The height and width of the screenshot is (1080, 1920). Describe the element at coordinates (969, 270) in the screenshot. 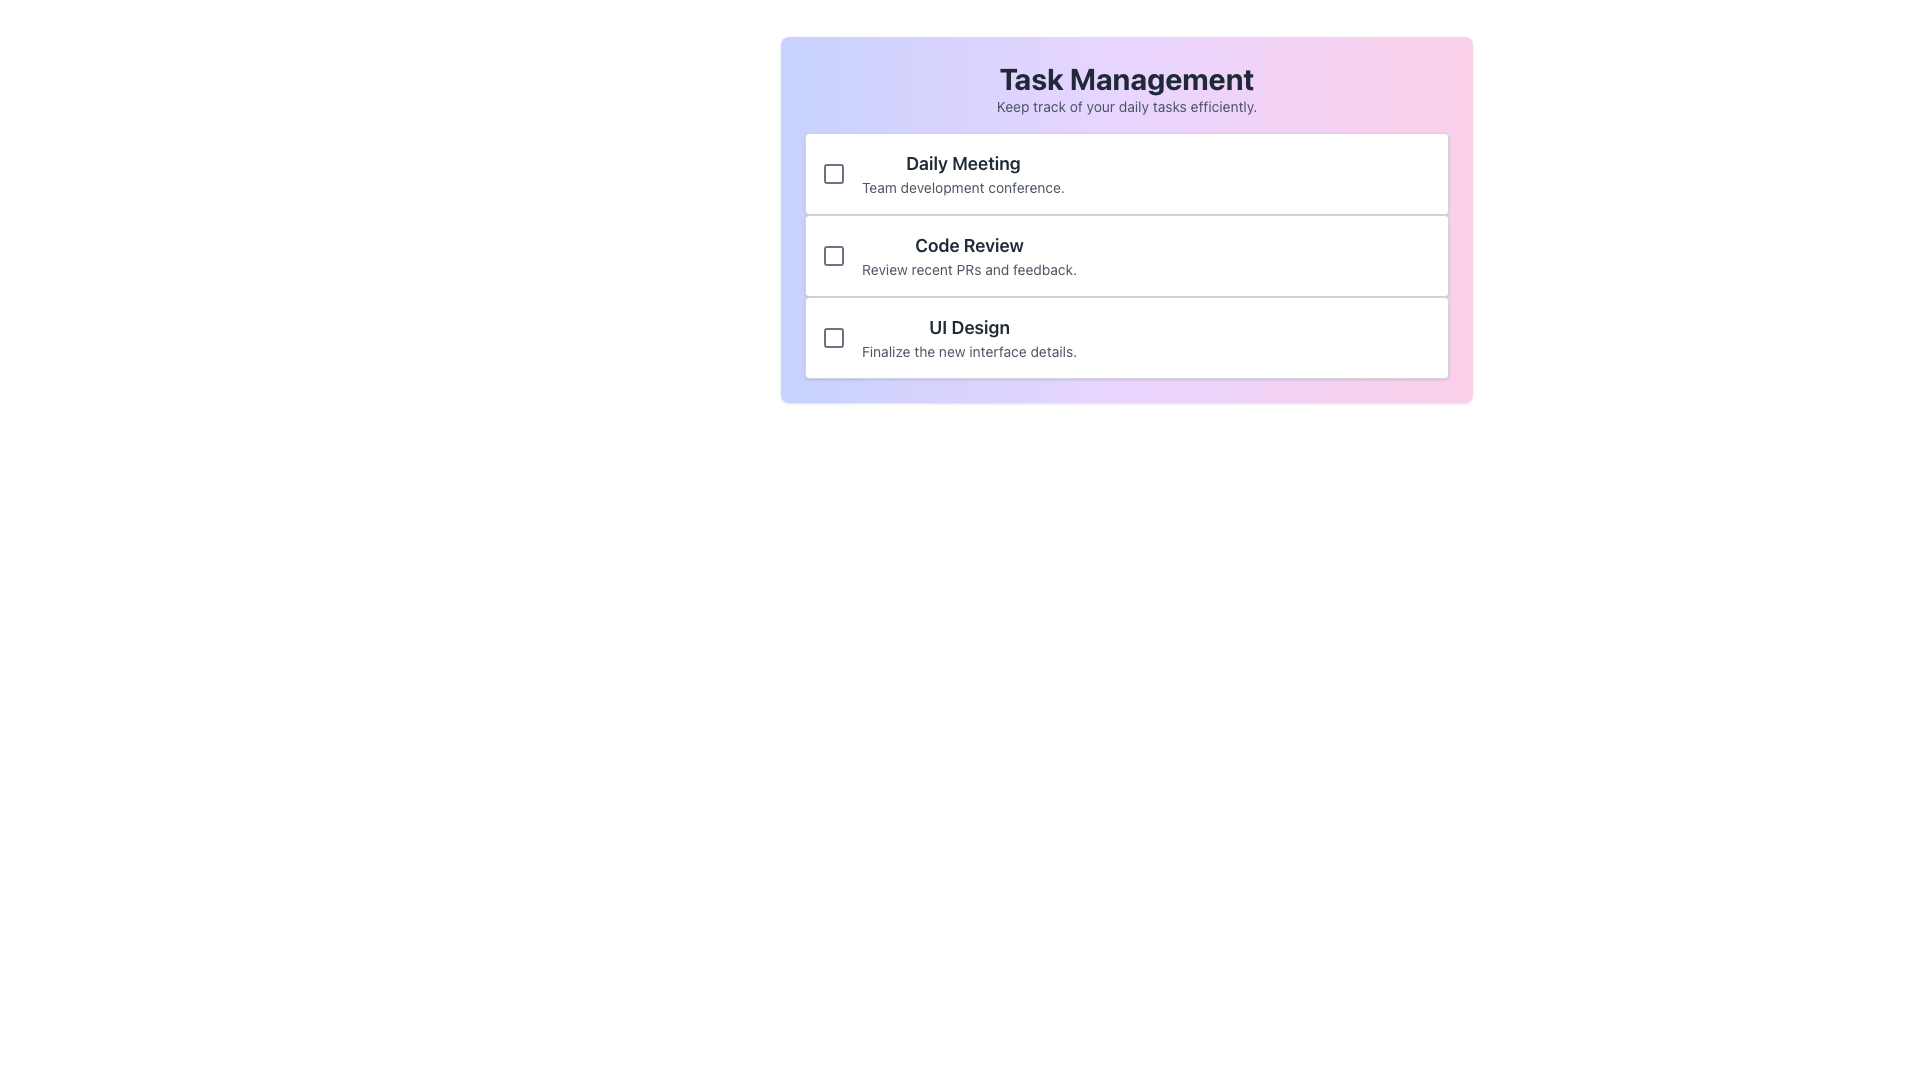

I see `the static text label reading 'Review recent PRs and feedback.' located below the 'Code Review' title in the task management interface` at that location.